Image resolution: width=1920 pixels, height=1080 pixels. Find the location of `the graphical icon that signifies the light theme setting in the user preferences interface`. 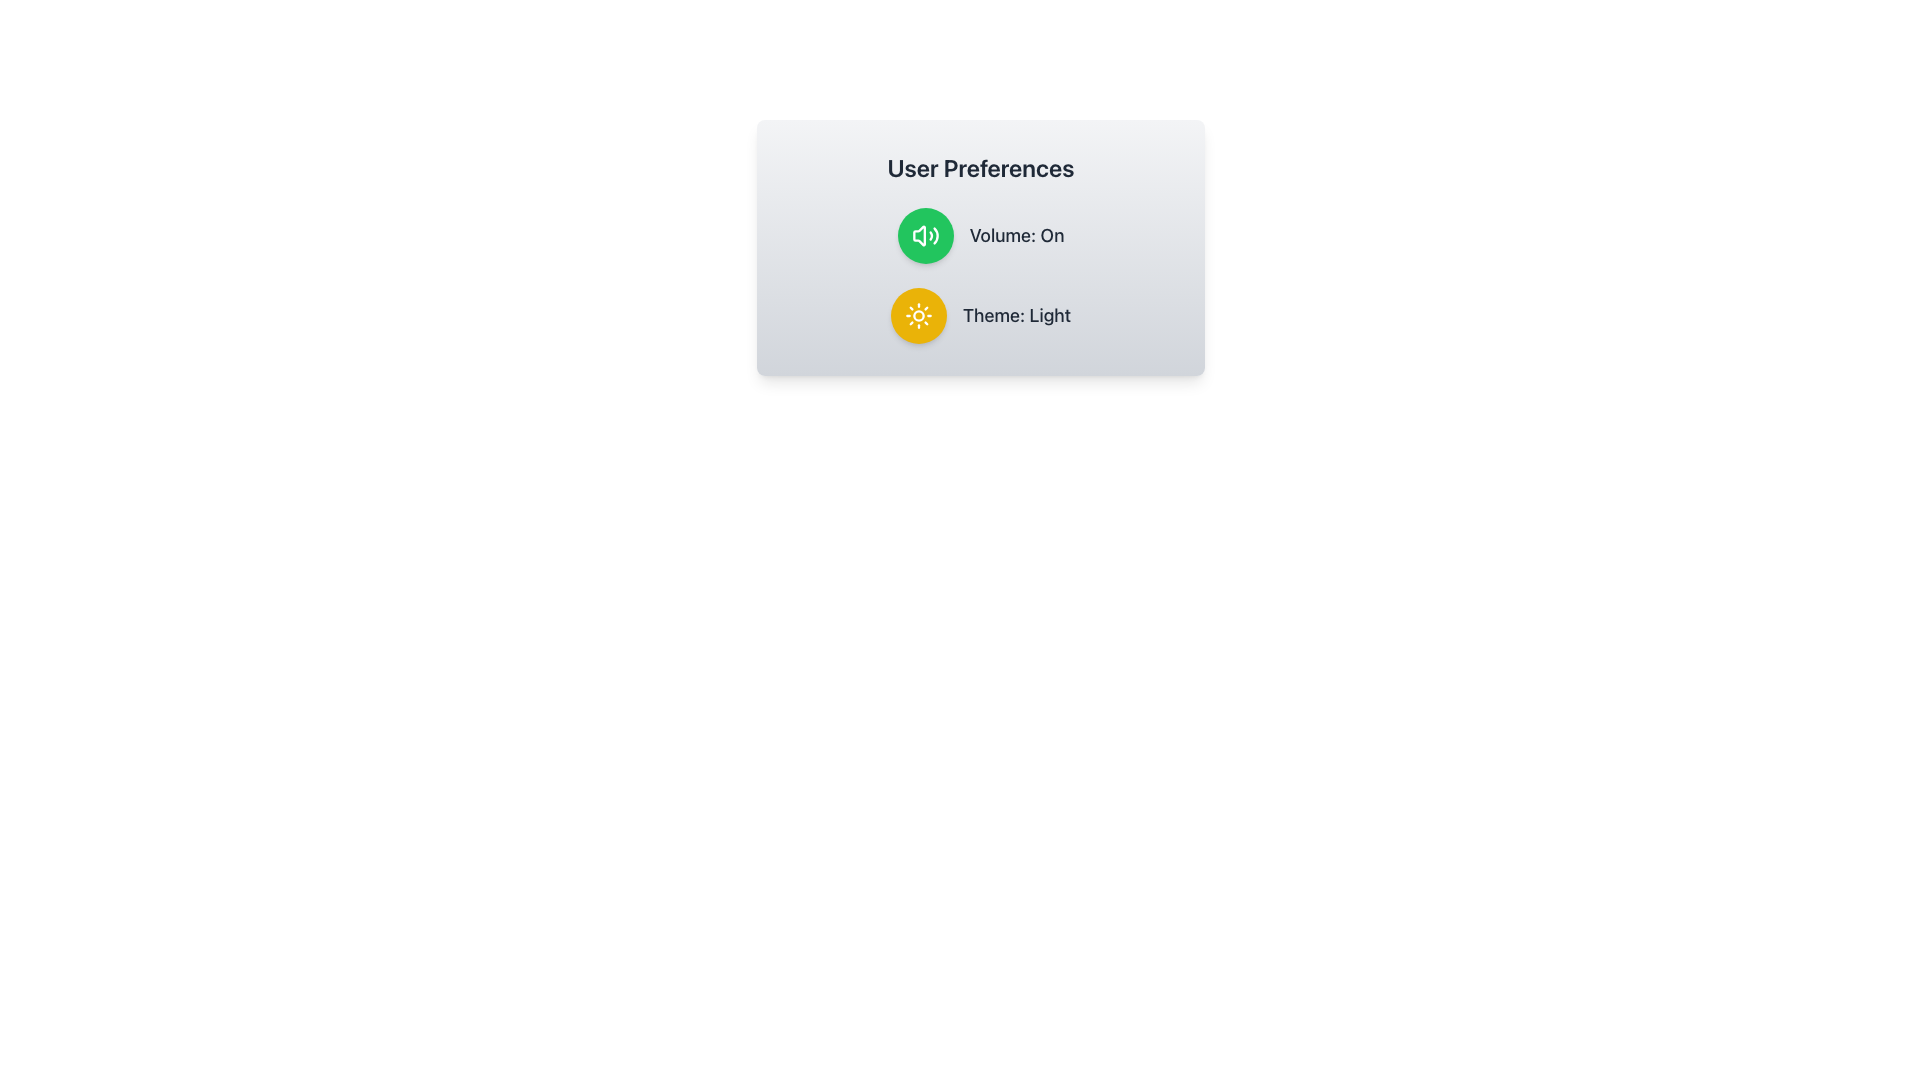

the graphical icon that signifies the light theme setting in the user preferences interface is located at coordinates (917, 315).